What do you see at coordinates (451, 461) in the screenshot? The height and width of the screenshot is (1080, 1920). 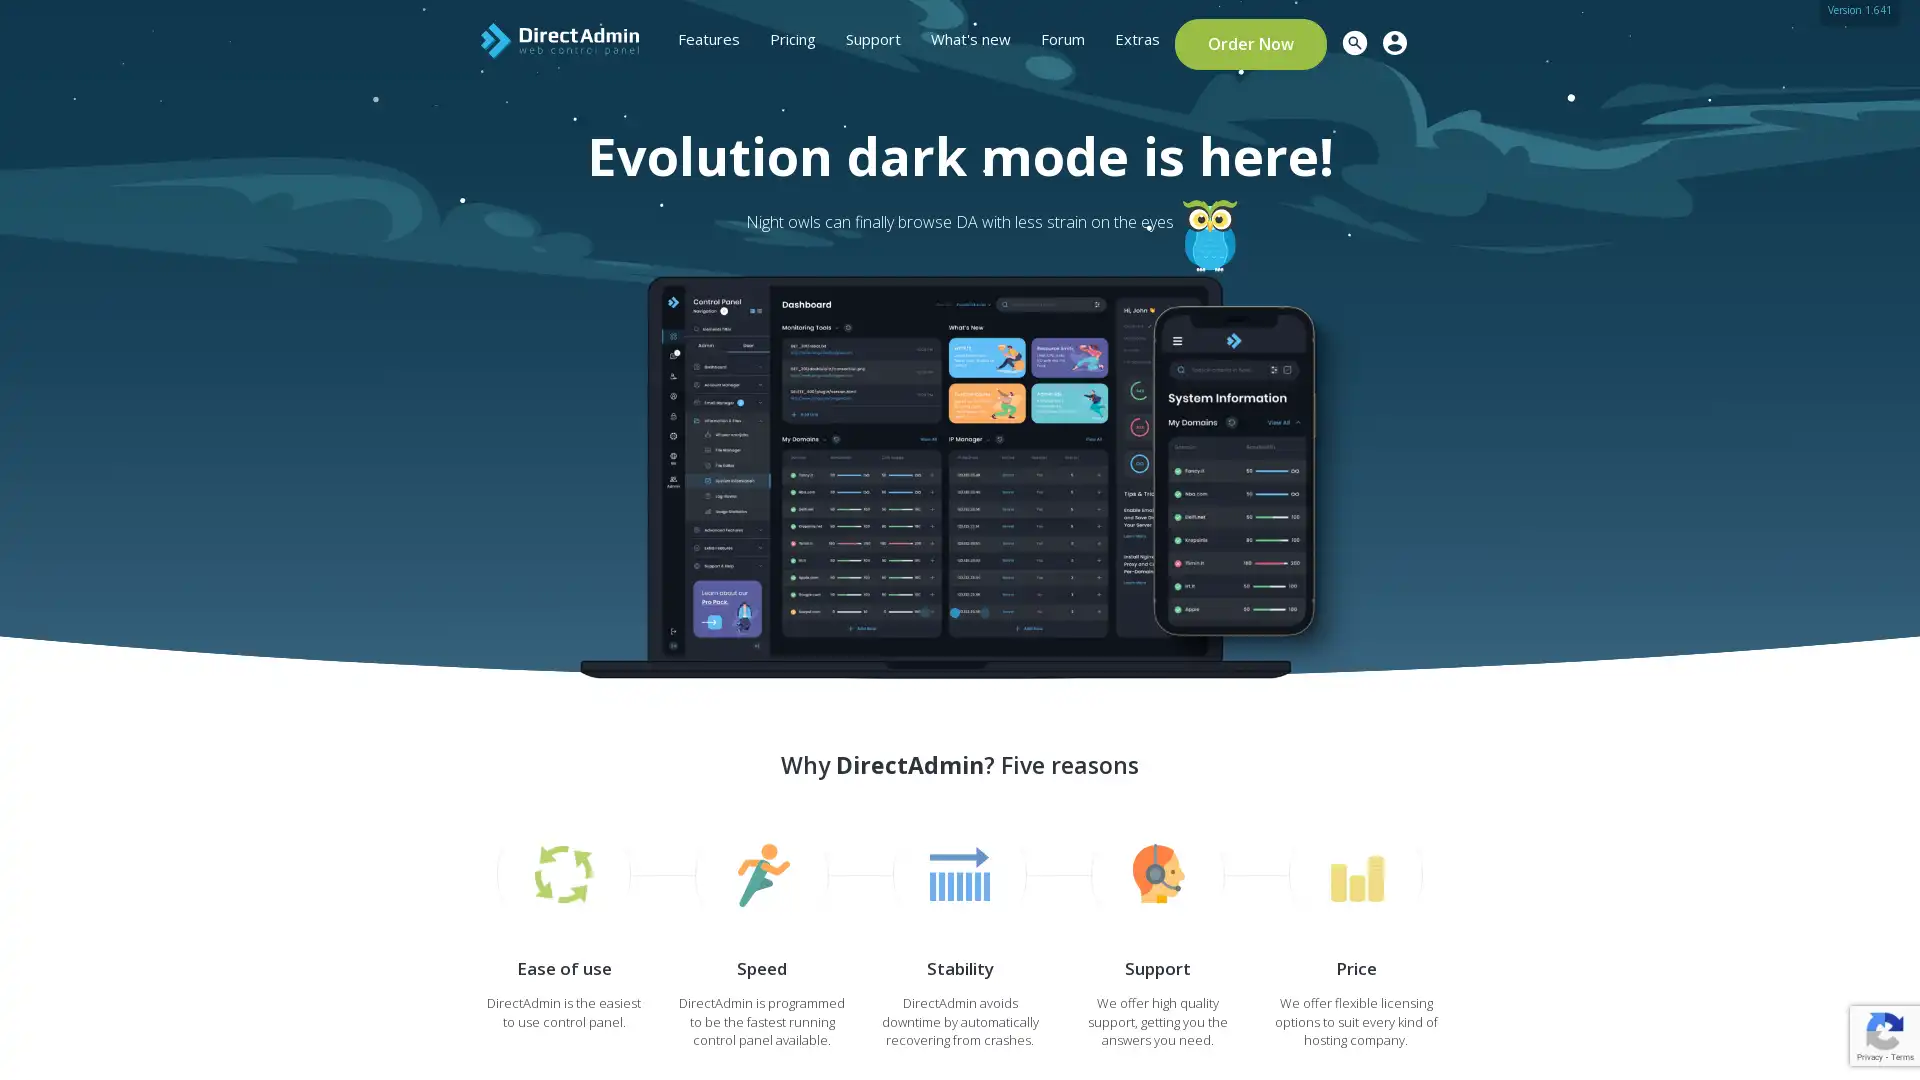 I see `See more` at bounding box center [451, 461].